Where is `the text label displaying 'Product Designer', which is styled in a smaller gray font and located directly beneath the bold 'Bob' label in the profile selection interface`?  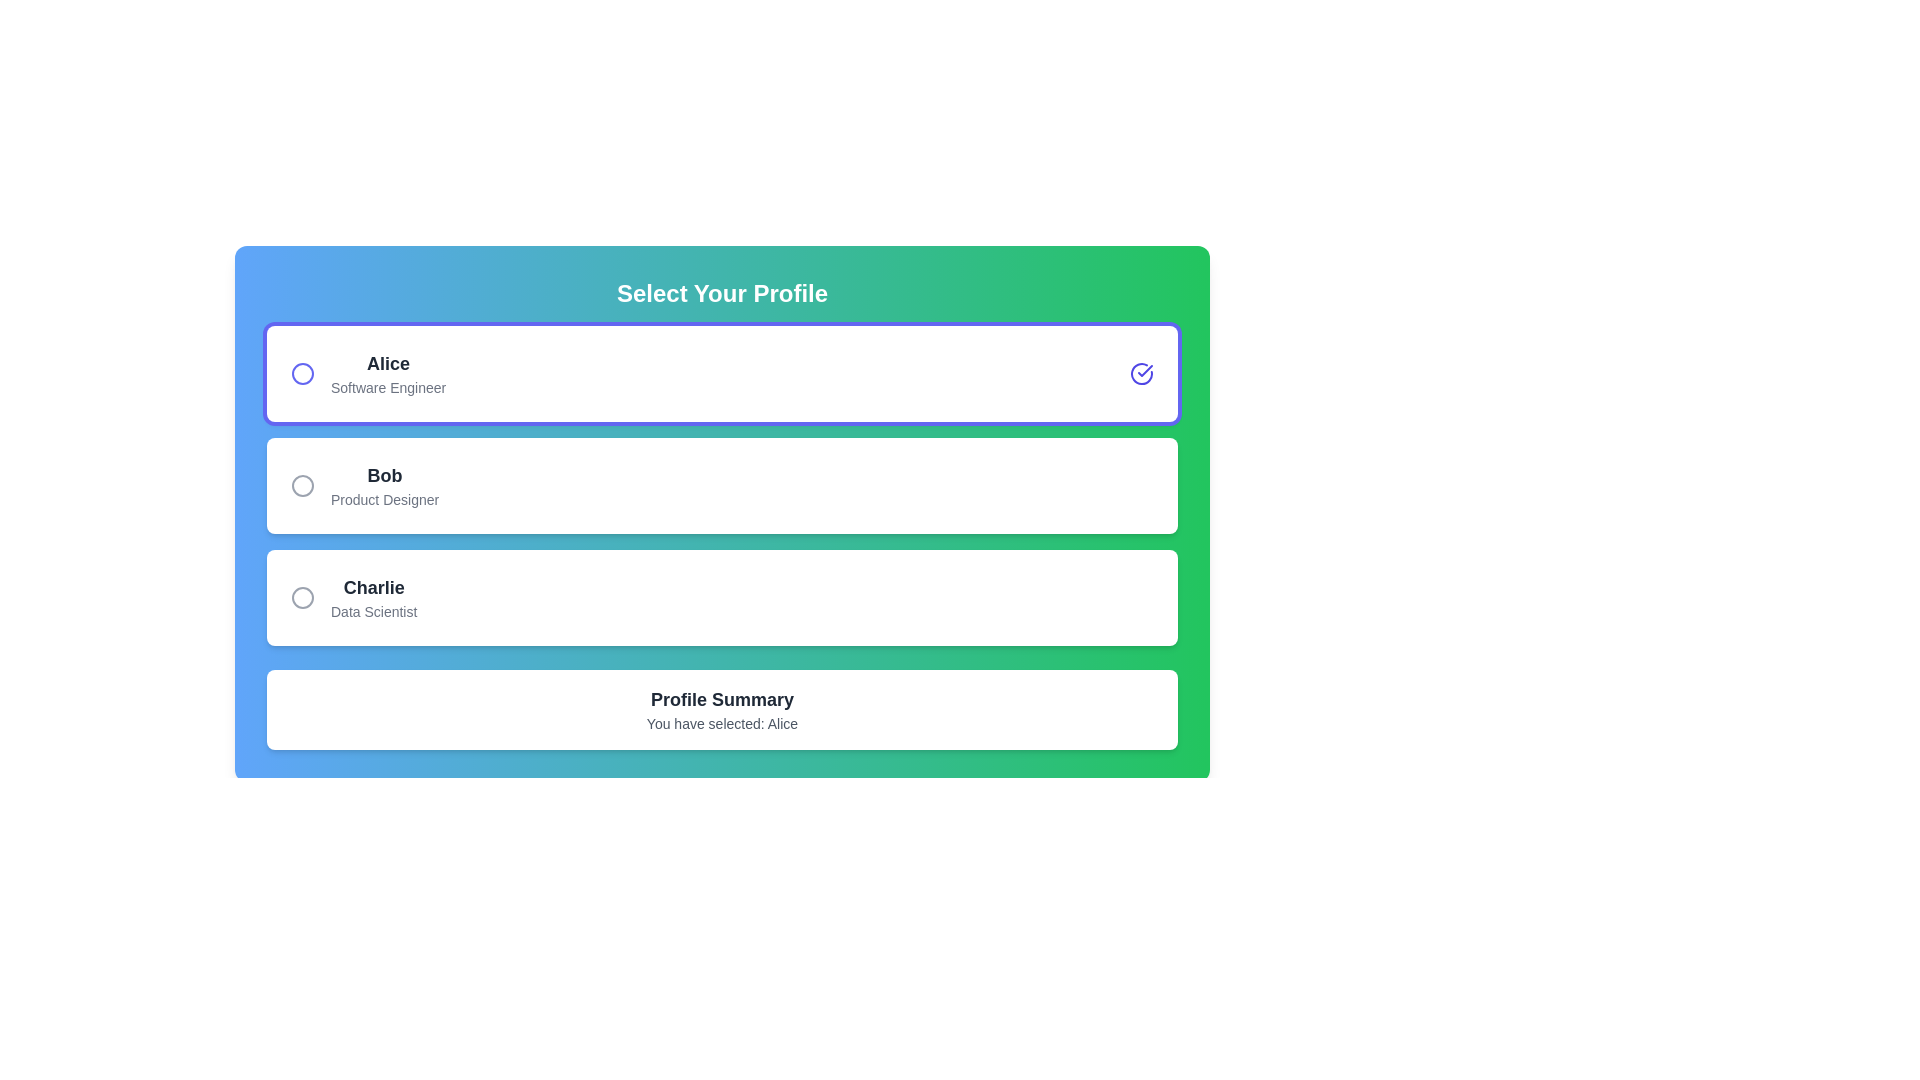
the text label displaying 'Product Designer', which is styled in a smaller gray font and located directly beneath the bold 'Bob' label in the profile selection interface is located at coordinates (385, 499).